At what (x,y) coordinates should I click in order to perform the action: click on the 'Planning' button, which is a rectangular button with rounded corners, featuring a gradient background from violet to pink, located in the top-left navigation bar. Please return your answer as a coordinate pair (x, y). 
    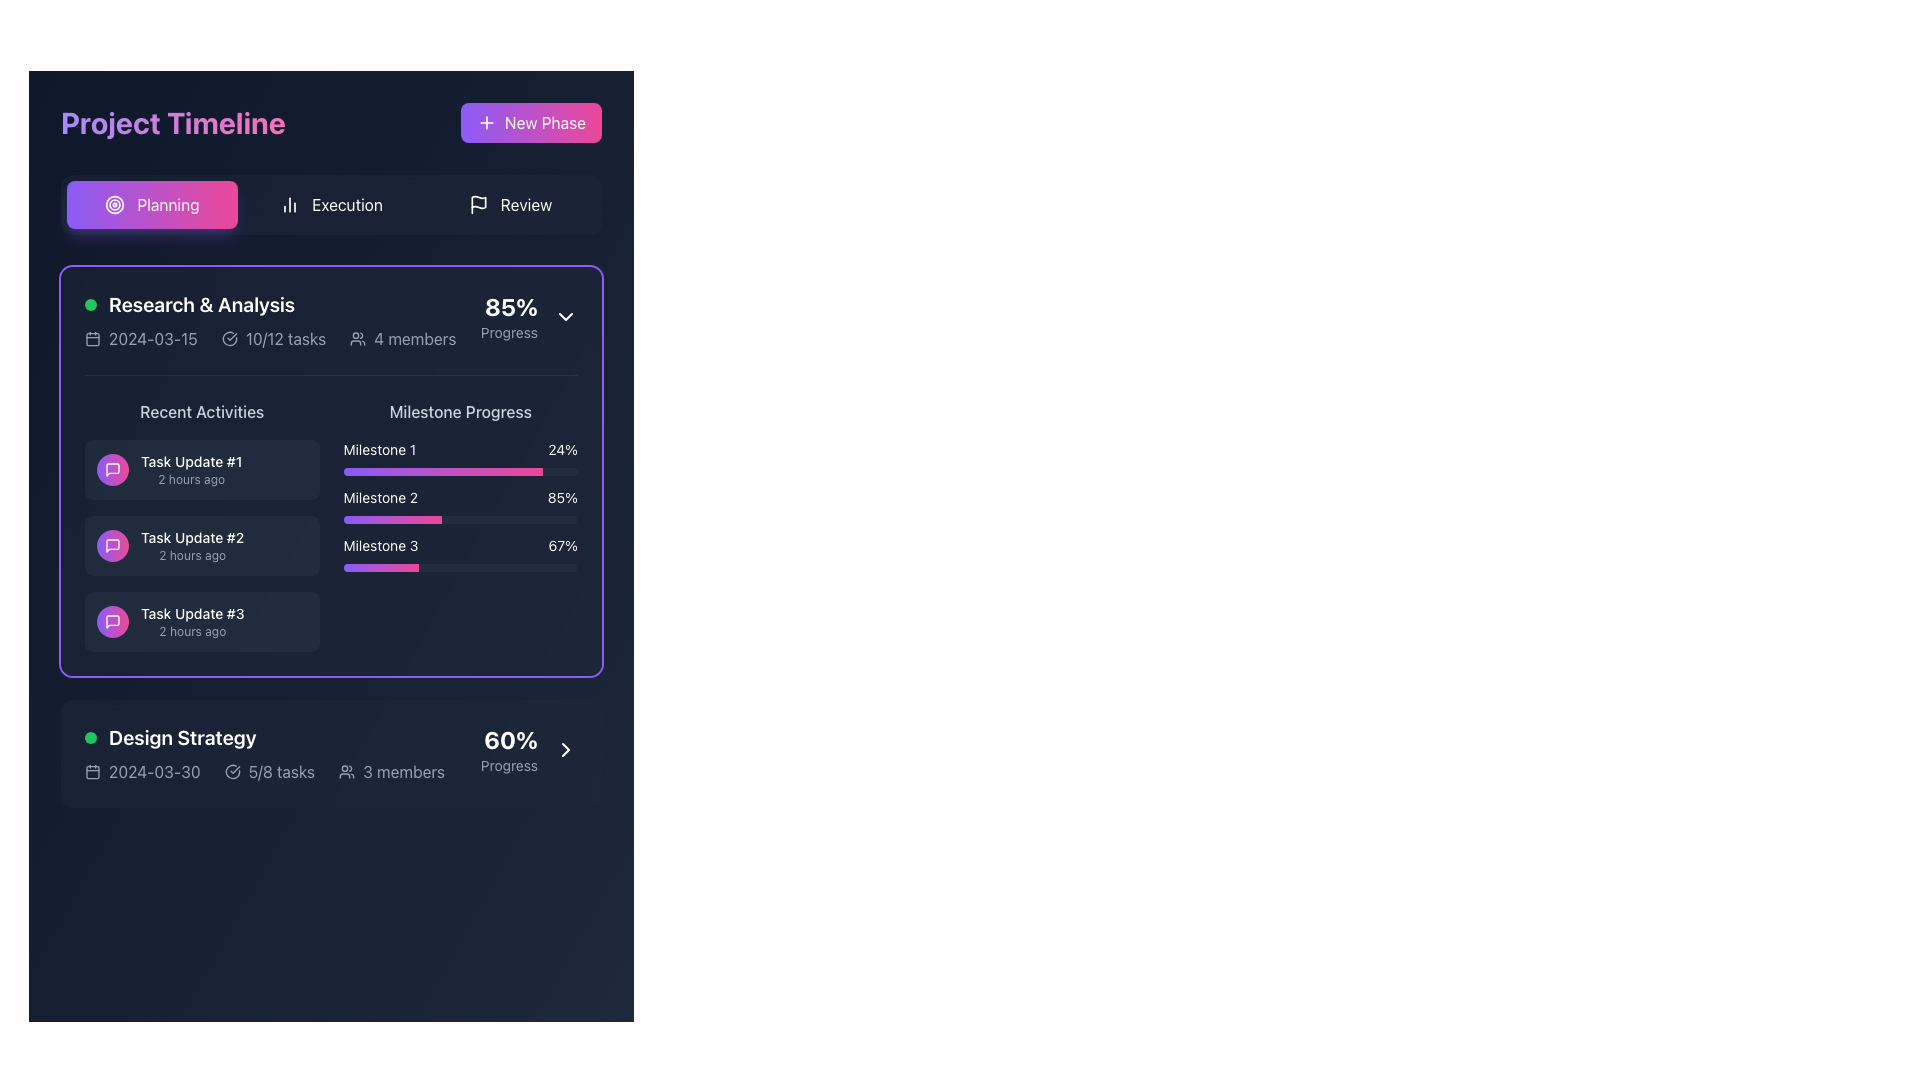
    Looking at the image, I should click on (151, 204).